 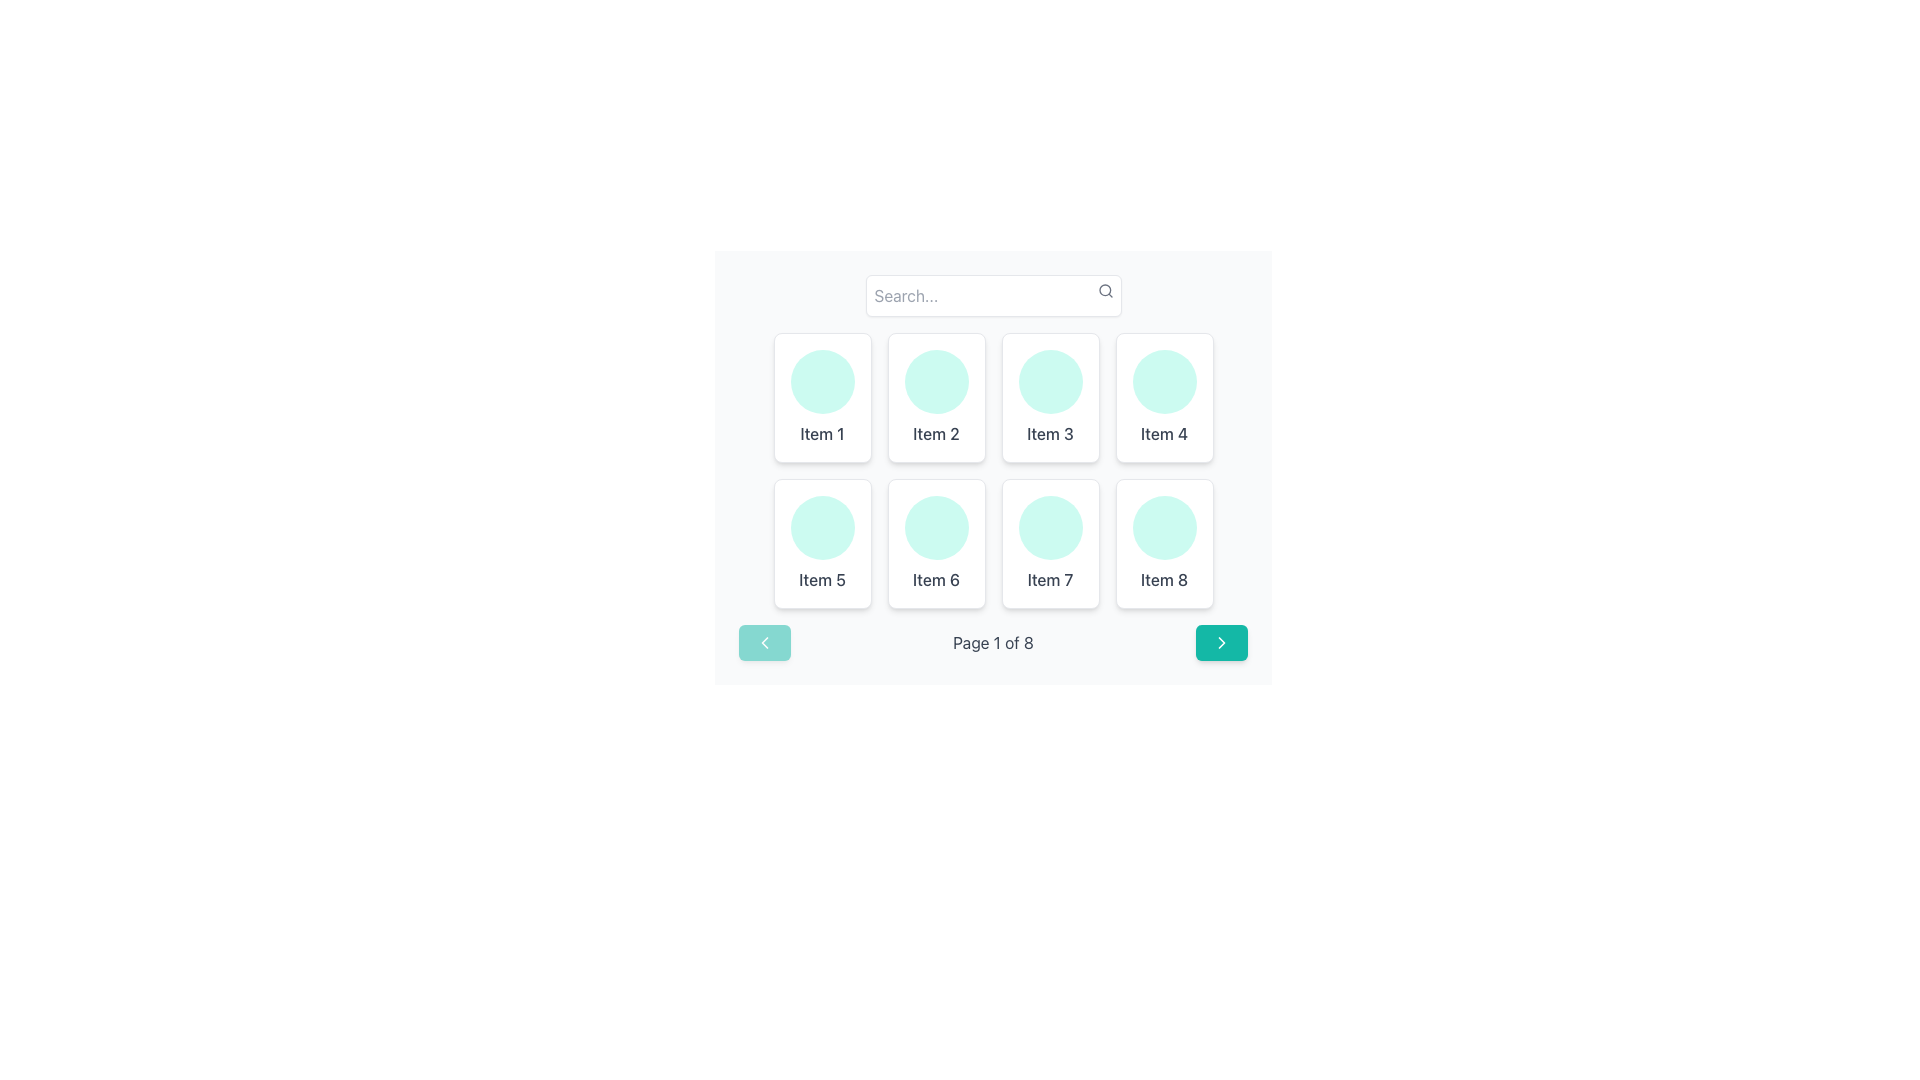 What do you see at coordinates (1164, 543) in the screenshot?
I see `the last card in the second row representing 'Item 8'` at bounding box center [1164, 543].